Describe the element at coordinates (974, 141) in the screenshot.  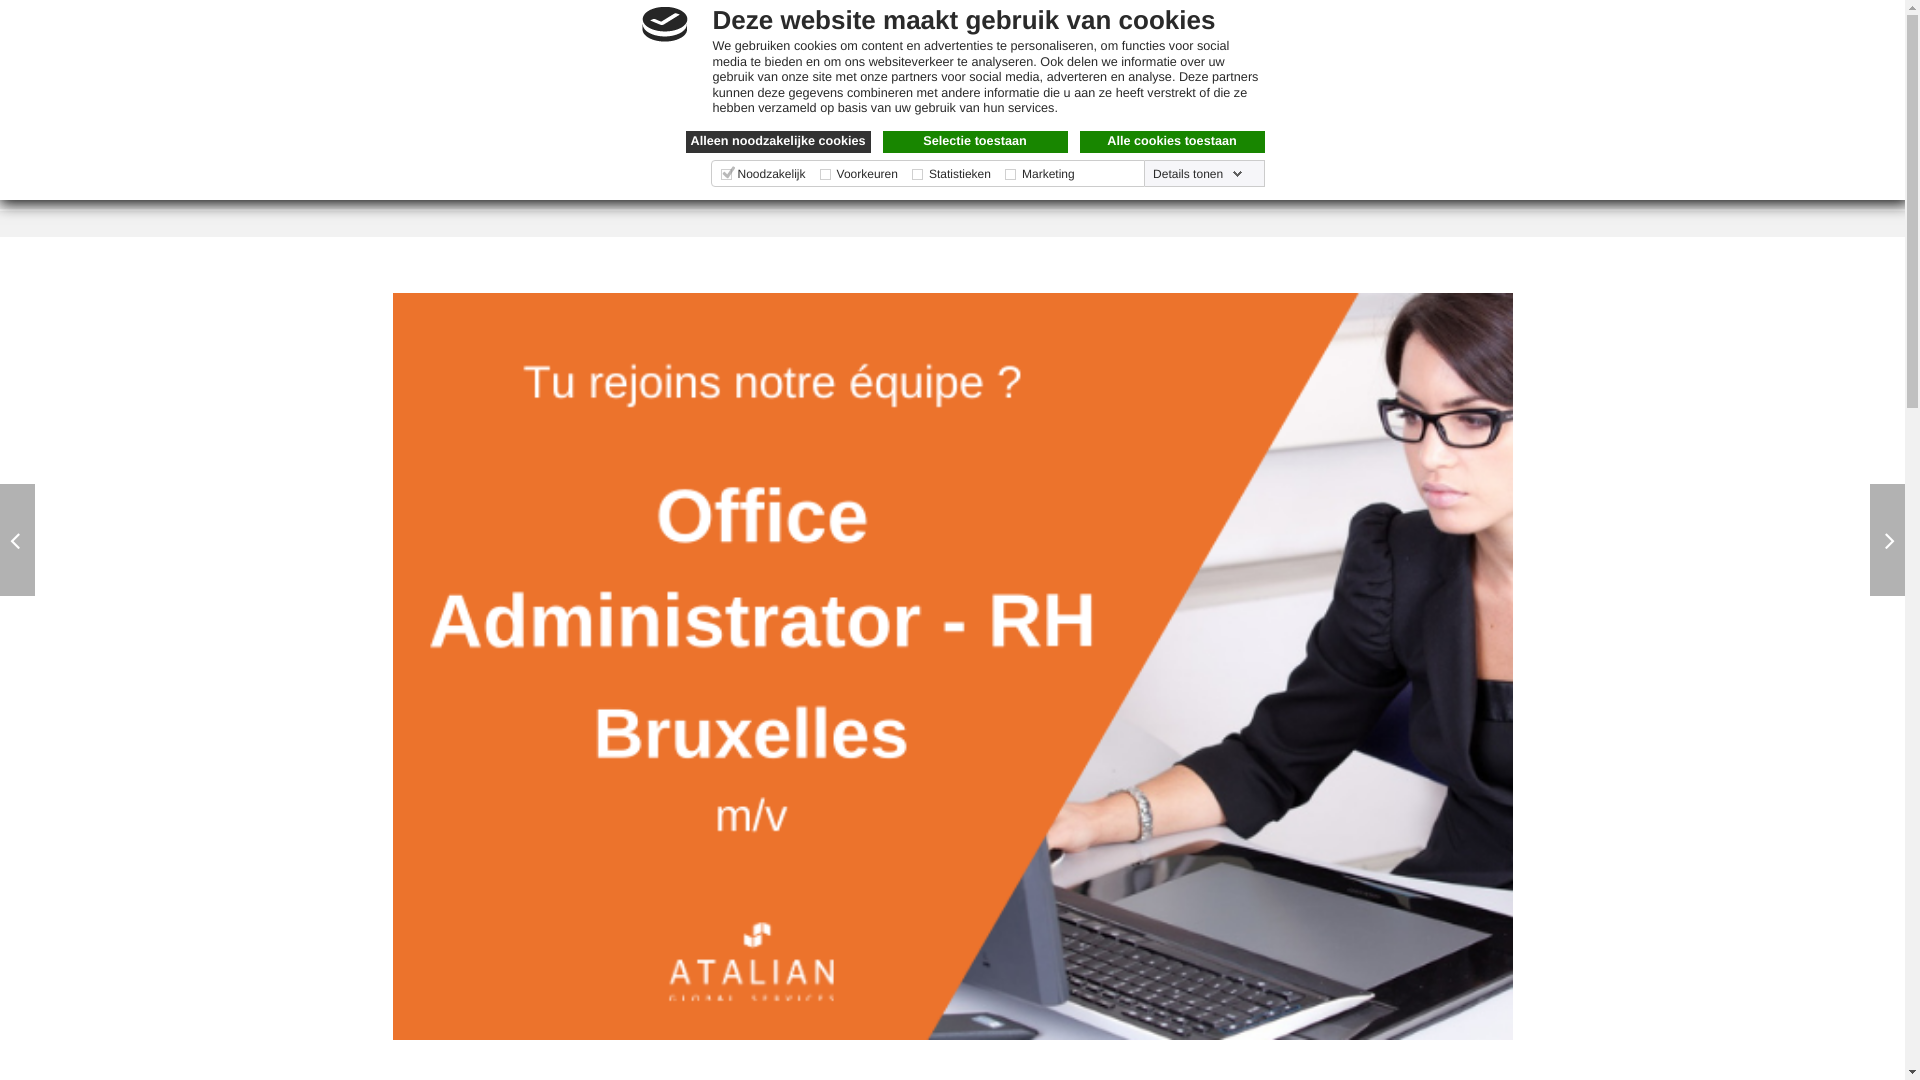
I see `'Selectie toestaan'` at that location.